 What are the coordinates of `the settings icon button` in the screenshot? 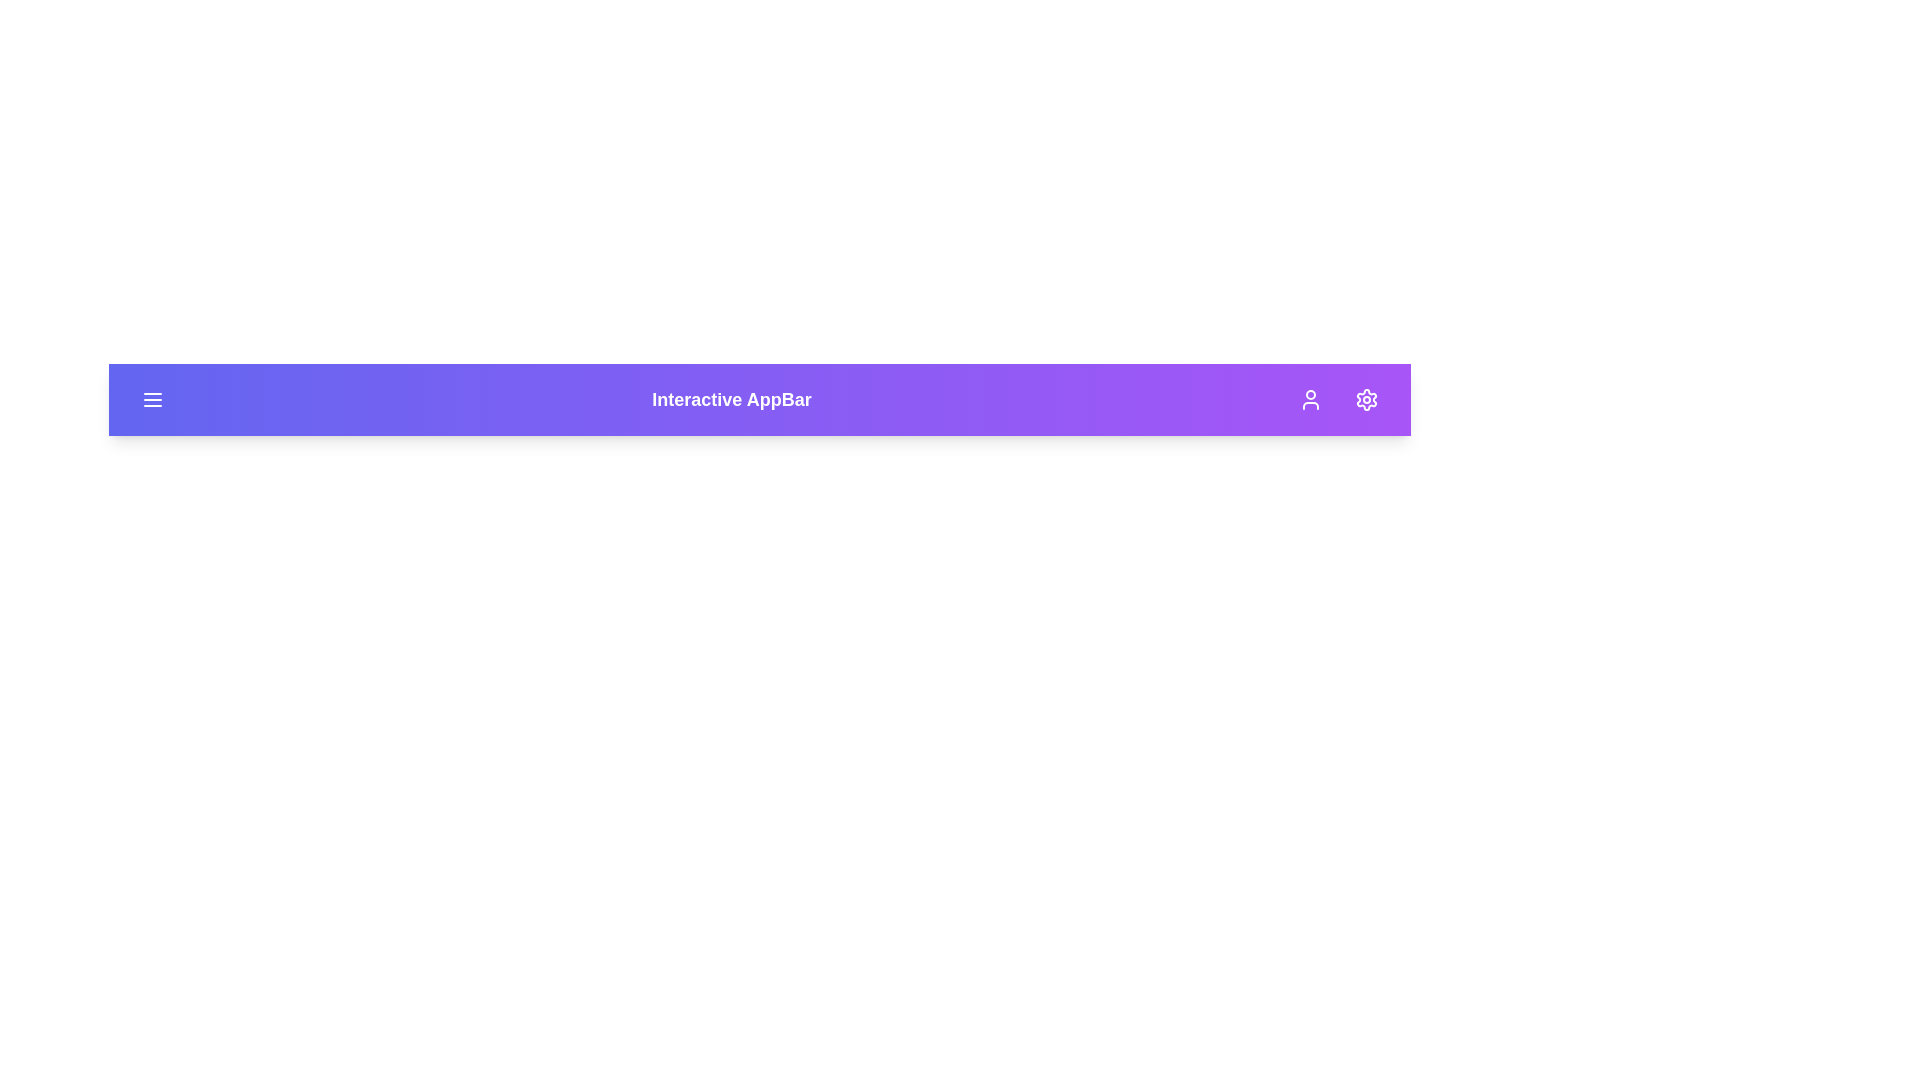 It's located at (1366, 400).